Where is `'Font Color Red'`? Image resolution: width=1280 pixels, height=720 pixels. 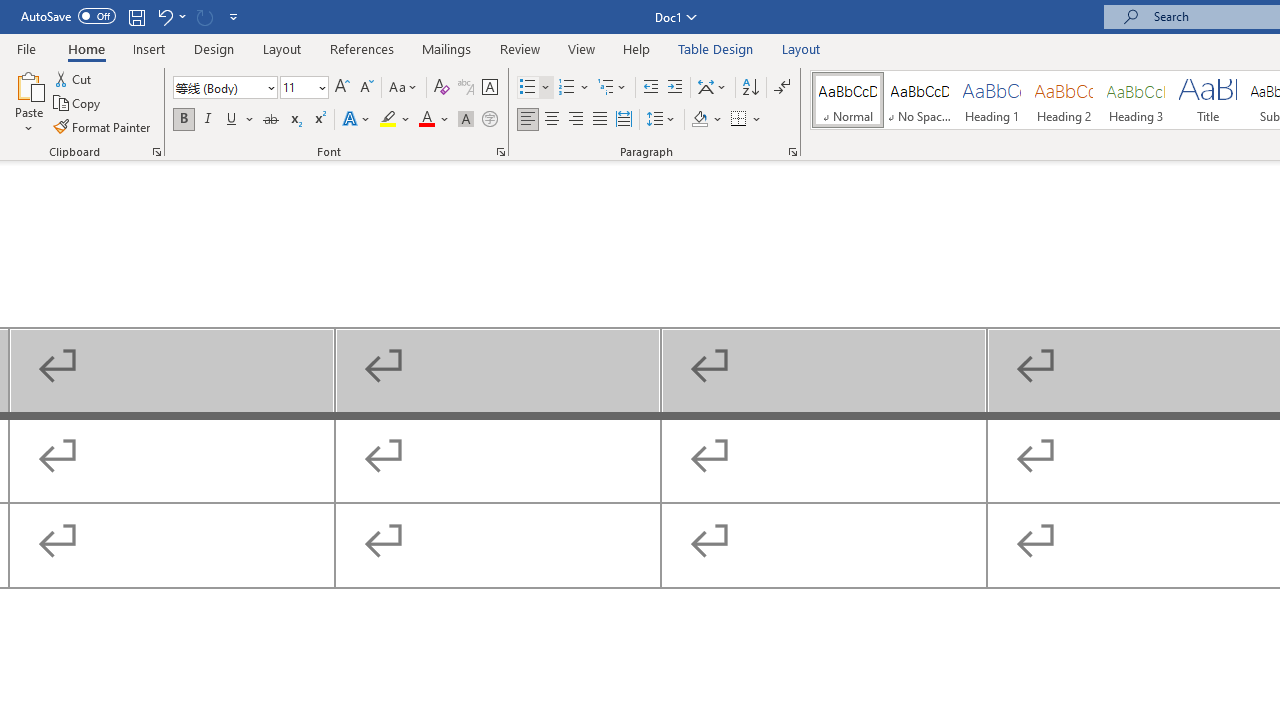 'Font Color Red' is located at coordinates (425, 119).